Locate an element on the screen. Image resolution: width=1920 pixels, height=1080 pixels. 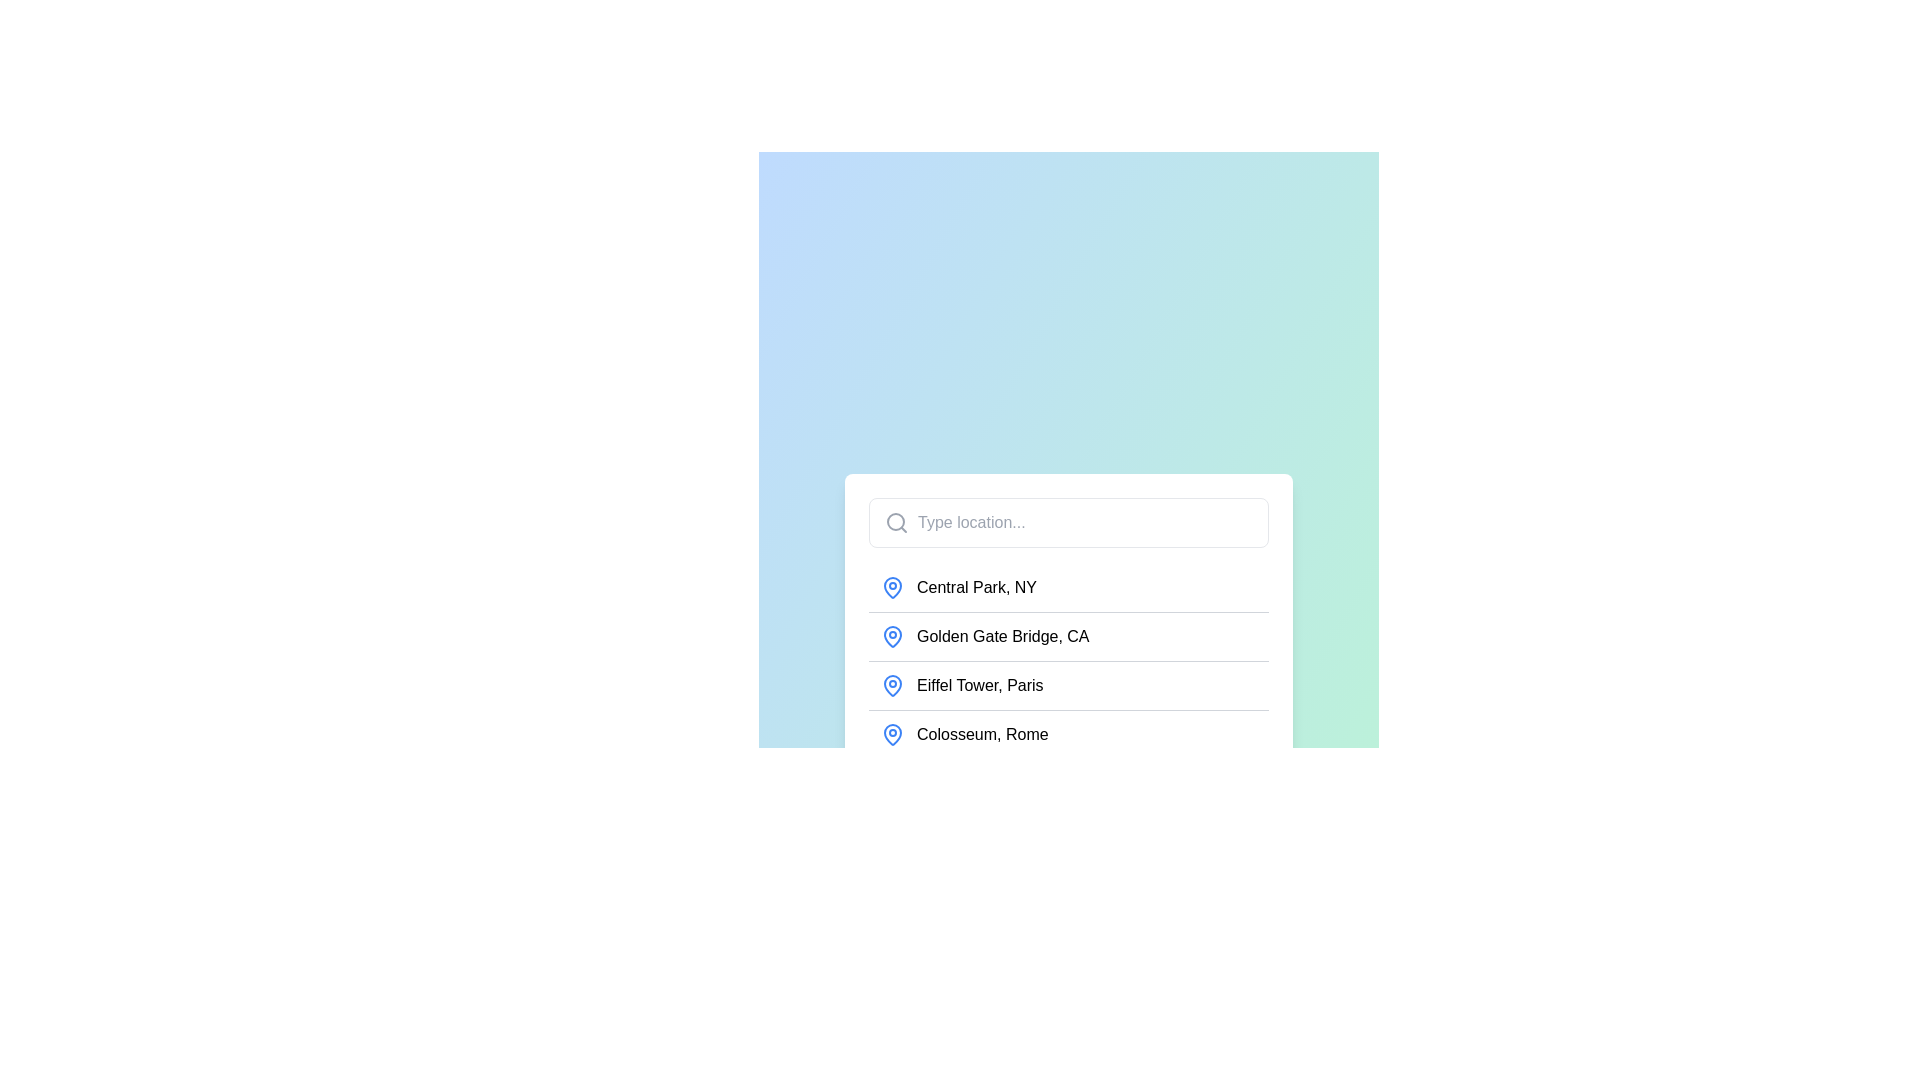
the text element displaying 'Golden Gate Bridge, CA' within the interactive list of location options in the dropdown menu is located at coordinates (1003, 636).